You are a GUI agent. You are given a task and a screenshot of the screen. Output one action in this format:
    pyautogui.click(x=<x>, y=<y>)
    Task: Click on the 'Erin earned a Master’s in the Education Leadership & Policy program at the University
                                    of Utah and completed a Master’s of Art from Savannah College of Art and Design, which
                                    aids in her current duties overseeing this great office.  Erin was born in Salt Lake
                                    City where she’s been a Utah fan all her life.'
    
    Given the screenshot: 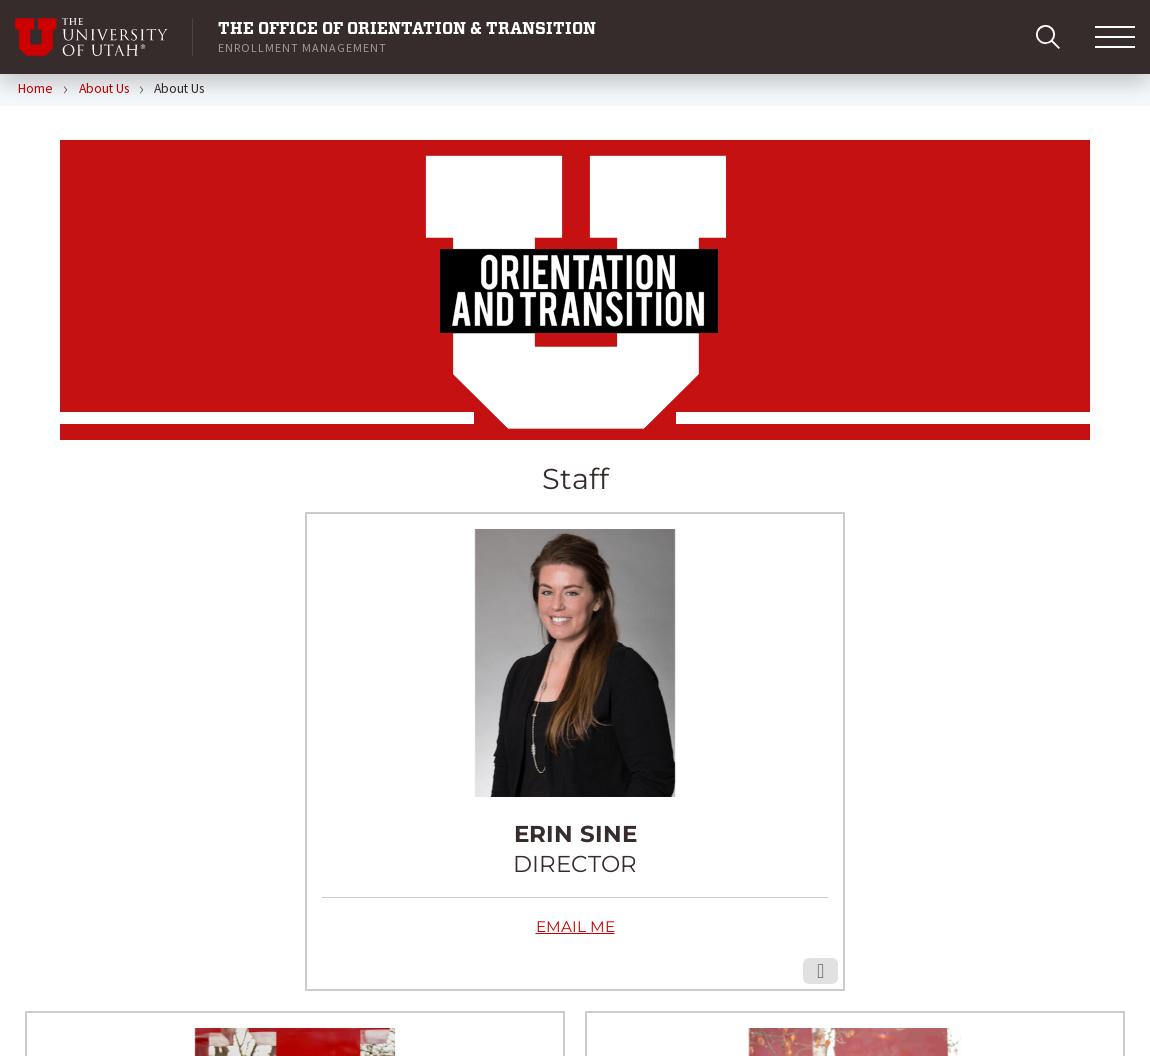 What is the action you would take?
    pyautogui.click(x=574, y=729)
    